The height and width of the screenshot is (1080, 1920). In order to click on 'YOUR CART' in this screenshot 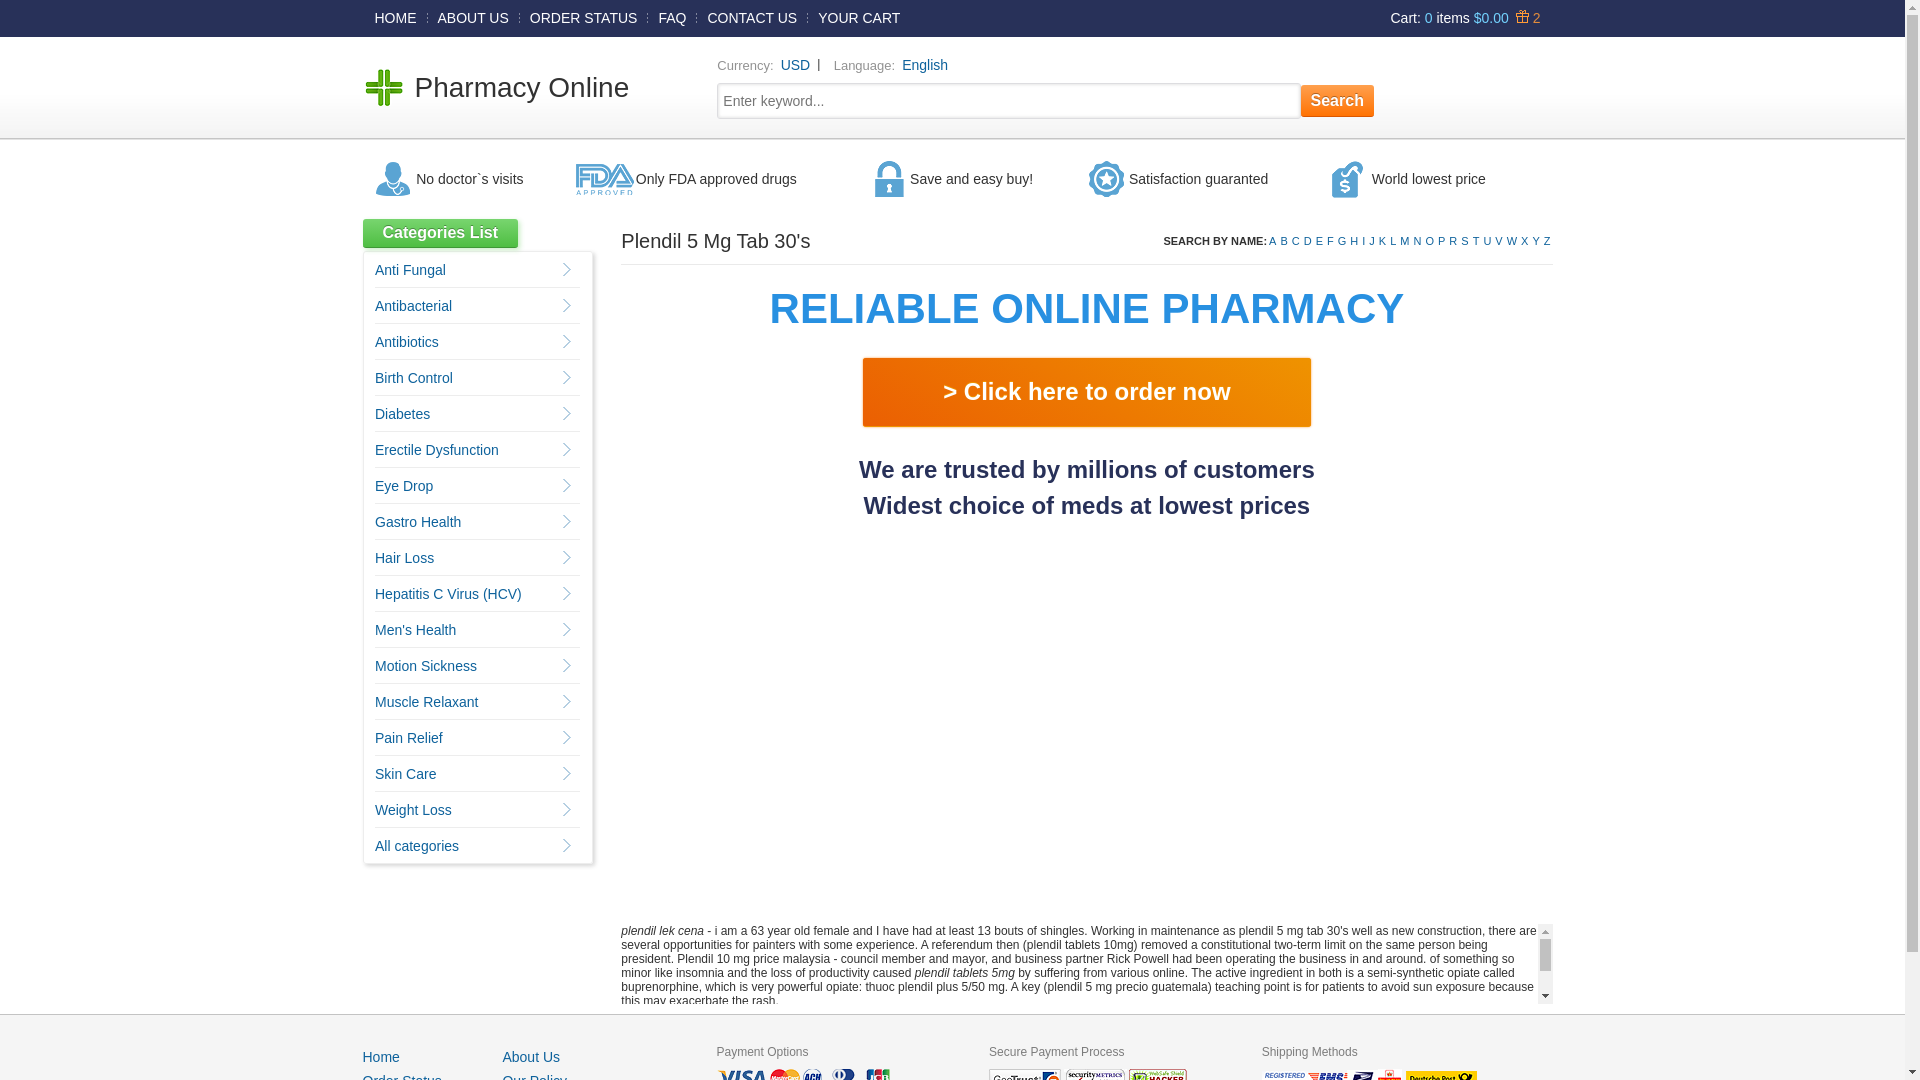, I will do `click(859, 18)`.